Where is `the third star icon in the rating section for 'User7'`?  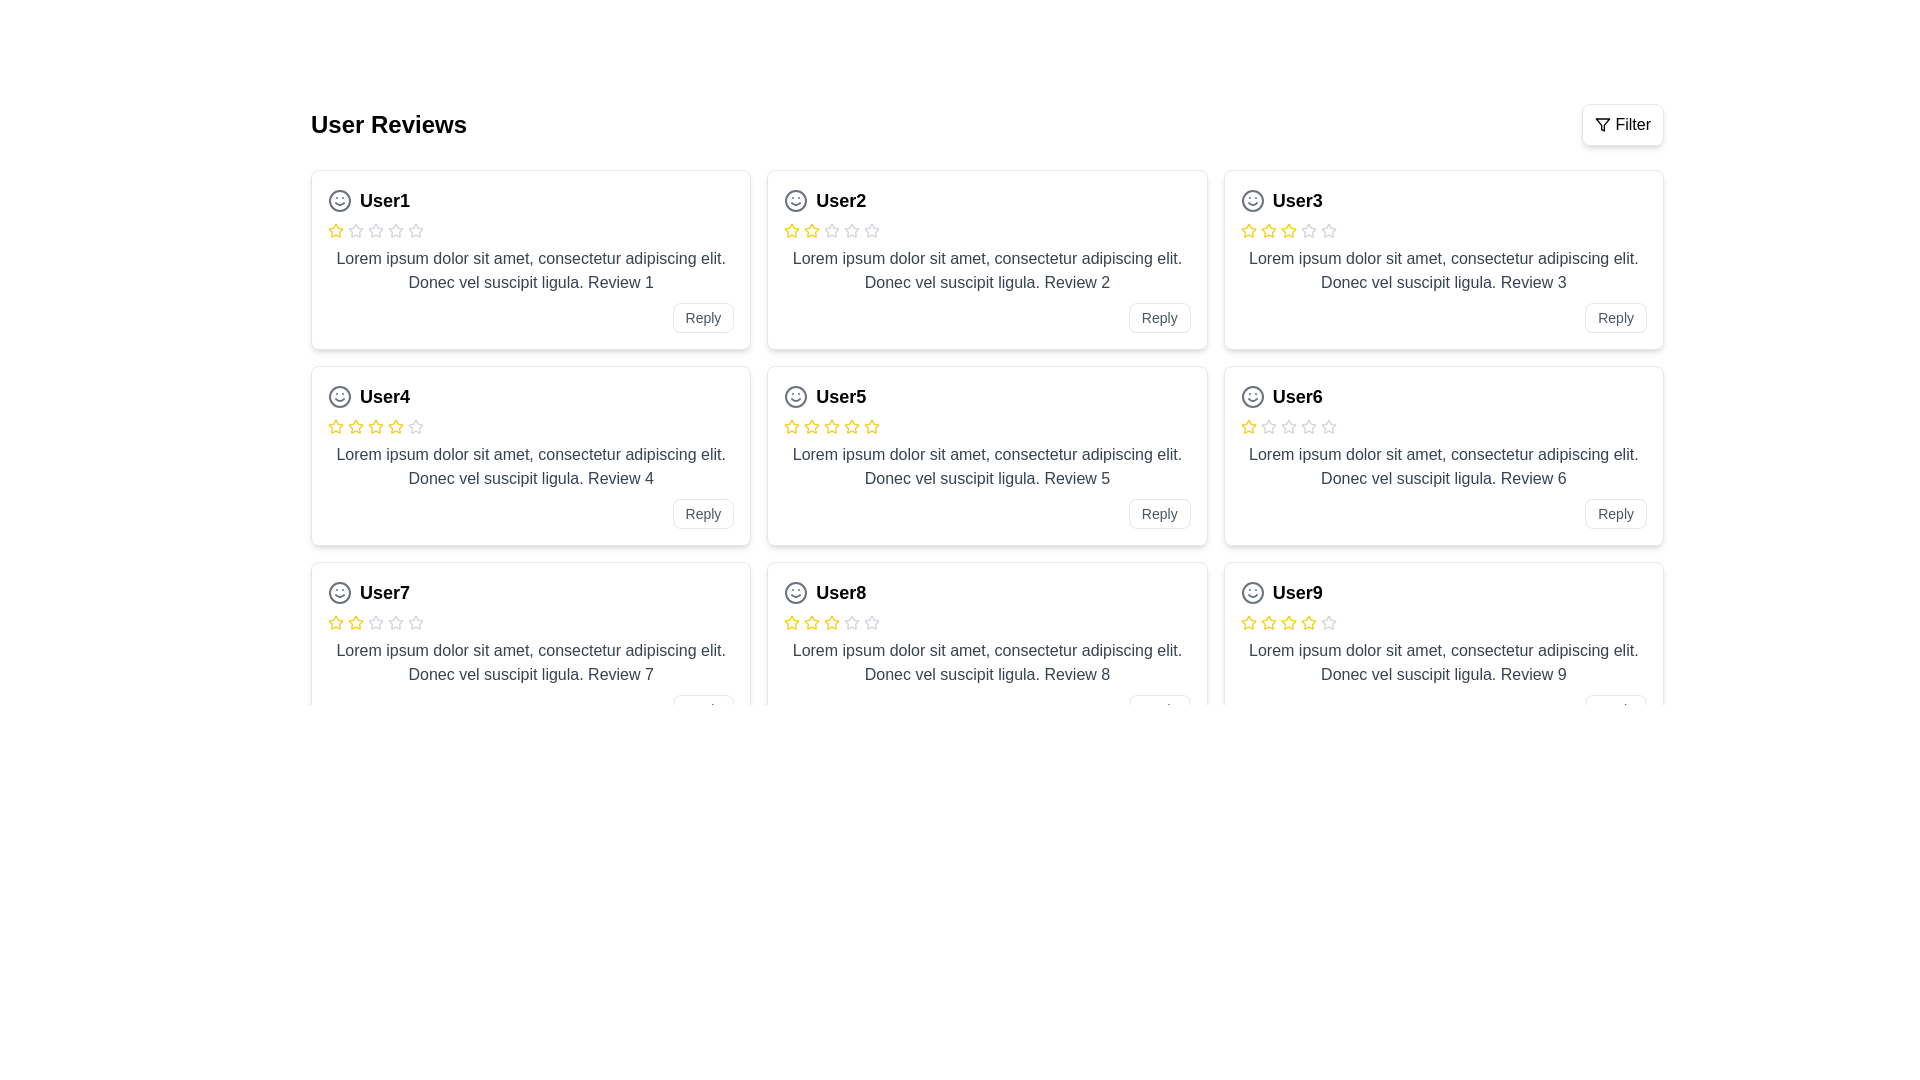
the third star icon in the rating section for 'User7' is located at coordinates (355, 622).